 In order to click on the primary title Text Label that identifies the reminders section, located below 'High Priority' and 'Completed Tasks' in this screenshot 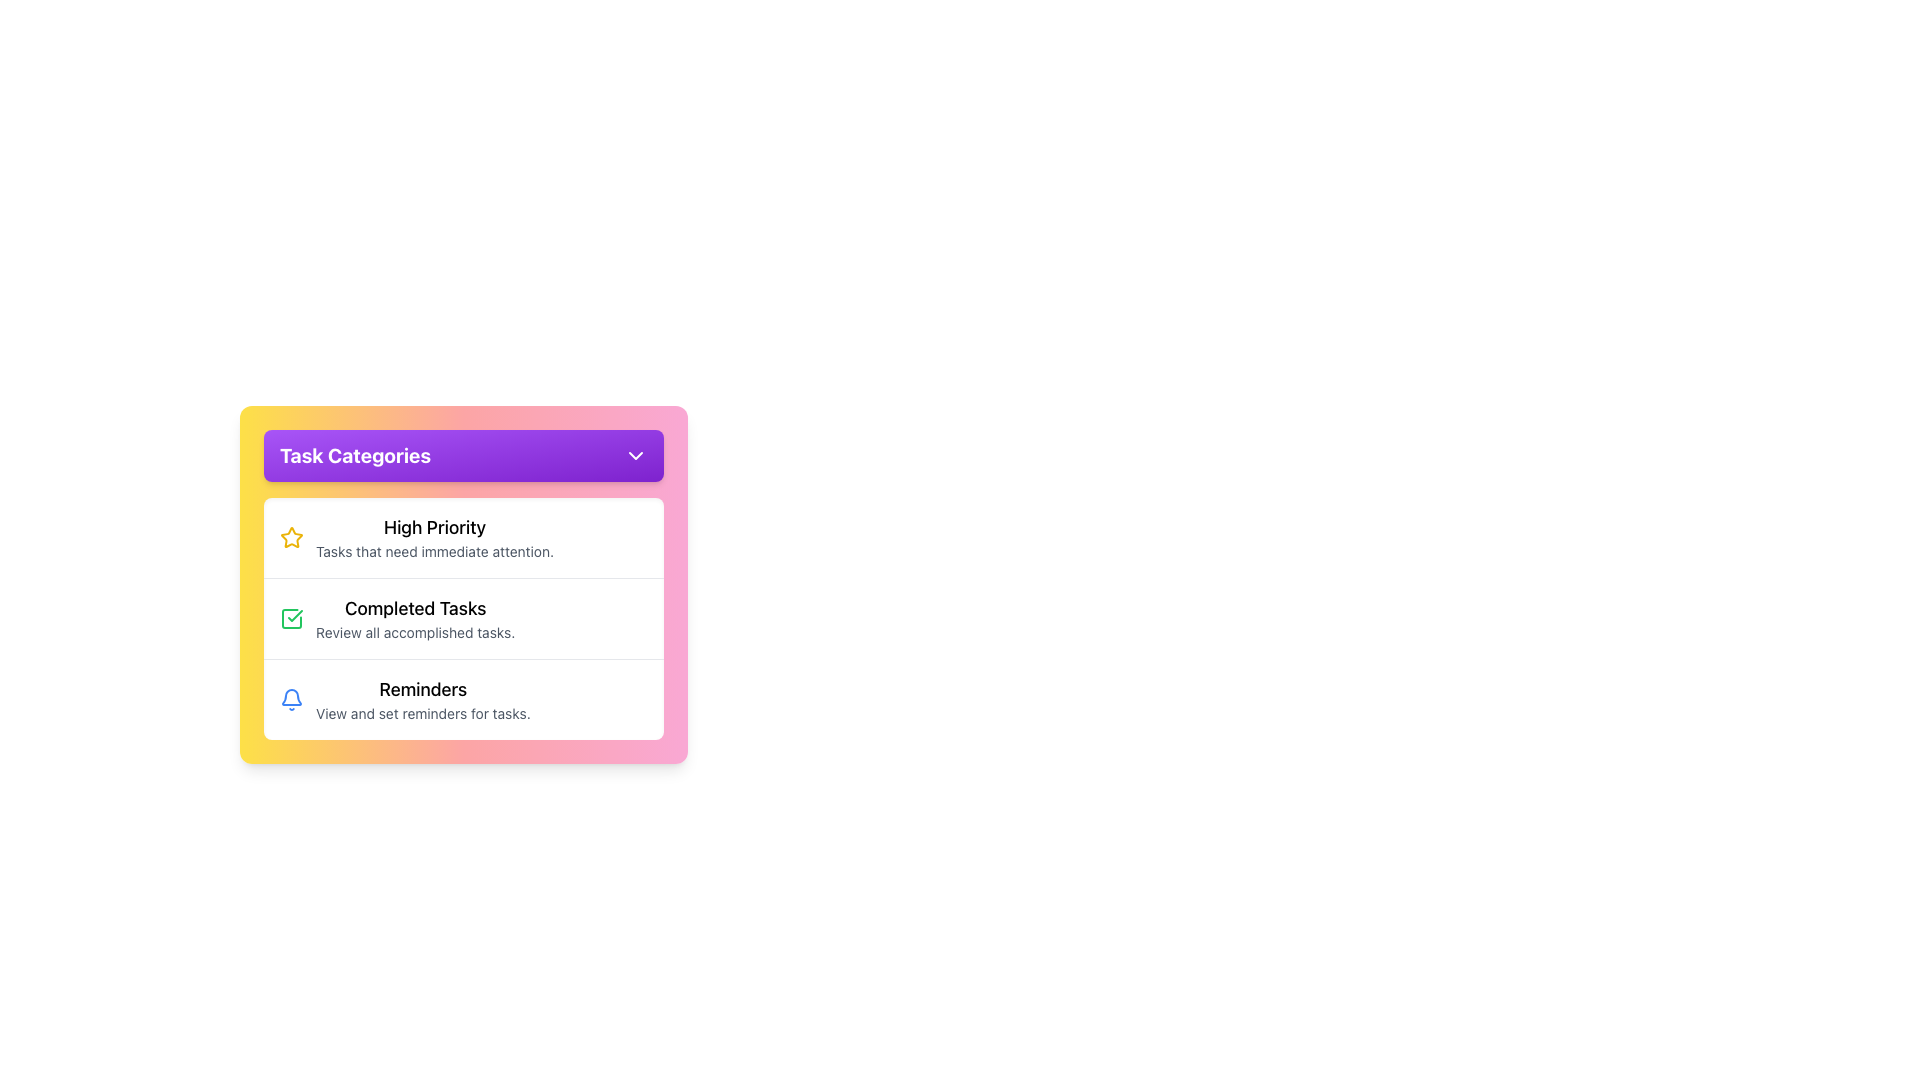, I will do `click(422, 689)`.